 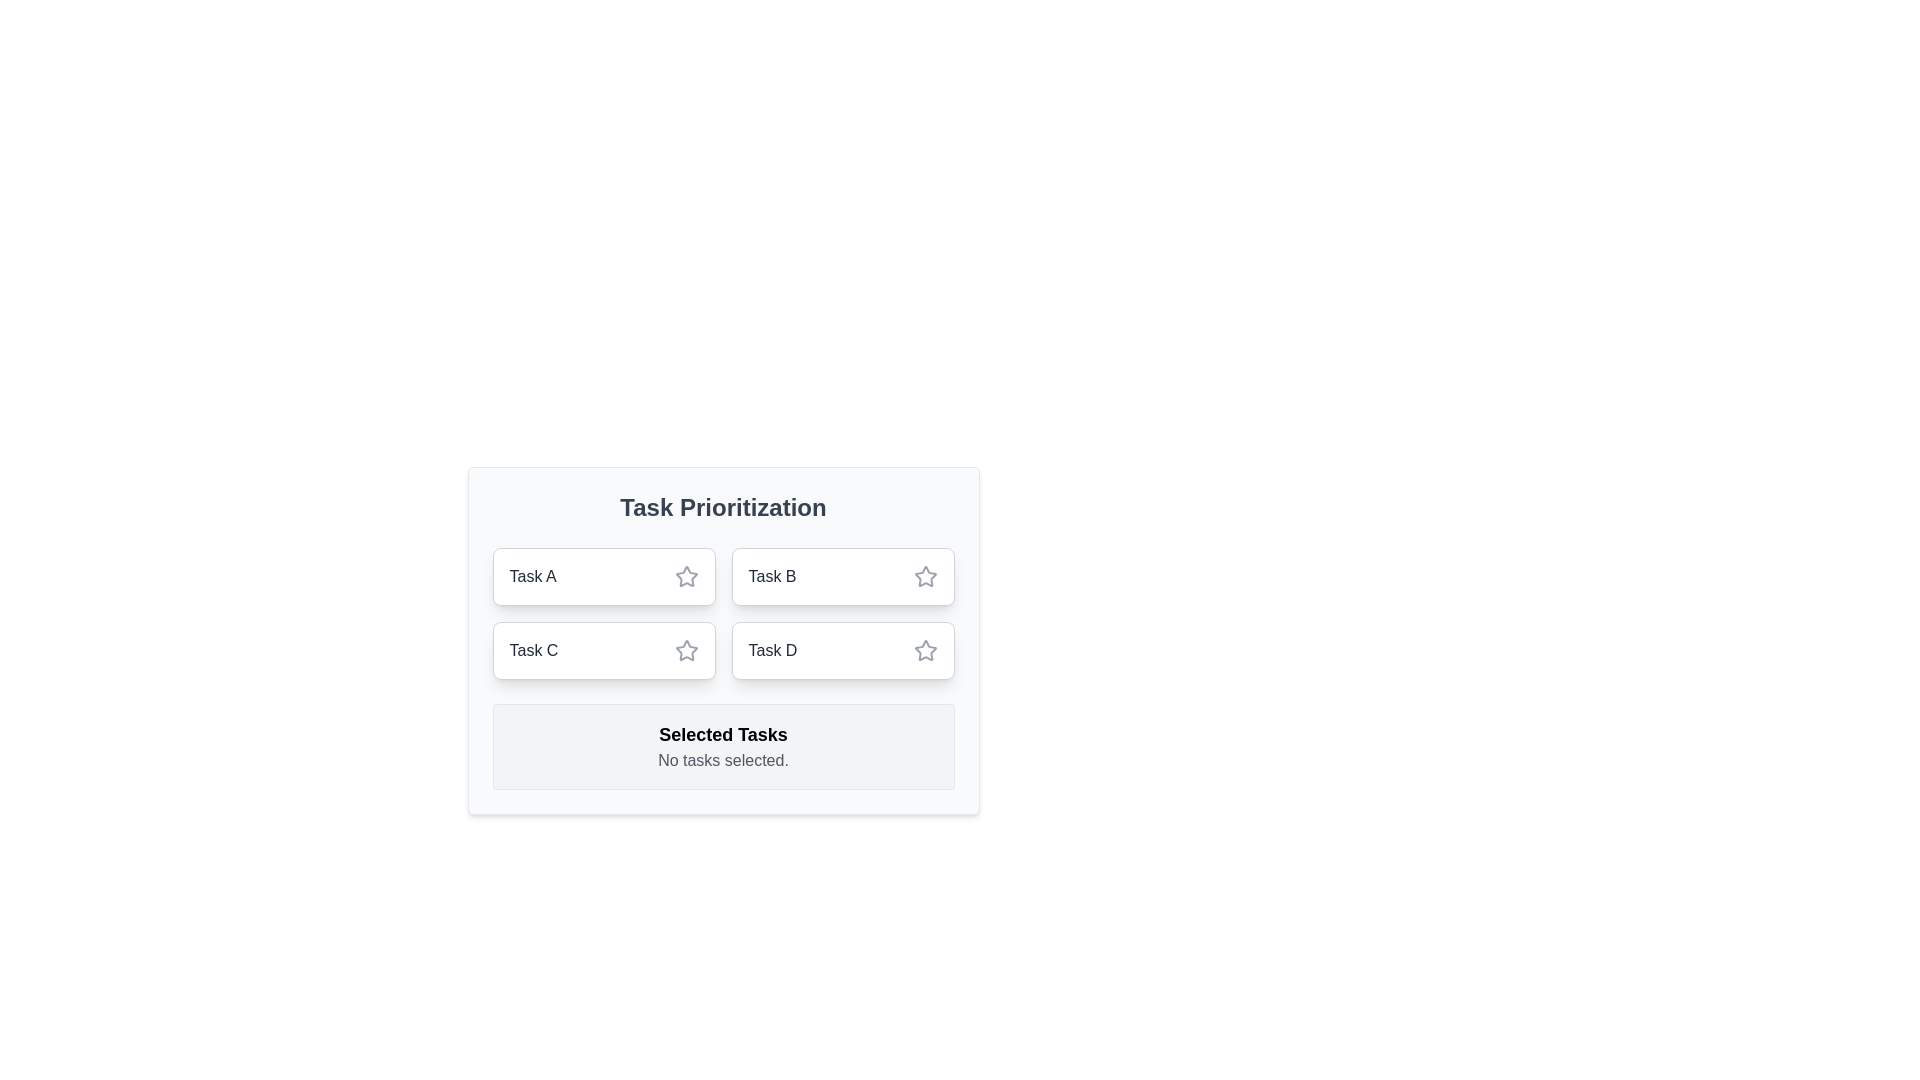 I want to click on the task Task C by clicking on its chip, so click(x=603, y=651).